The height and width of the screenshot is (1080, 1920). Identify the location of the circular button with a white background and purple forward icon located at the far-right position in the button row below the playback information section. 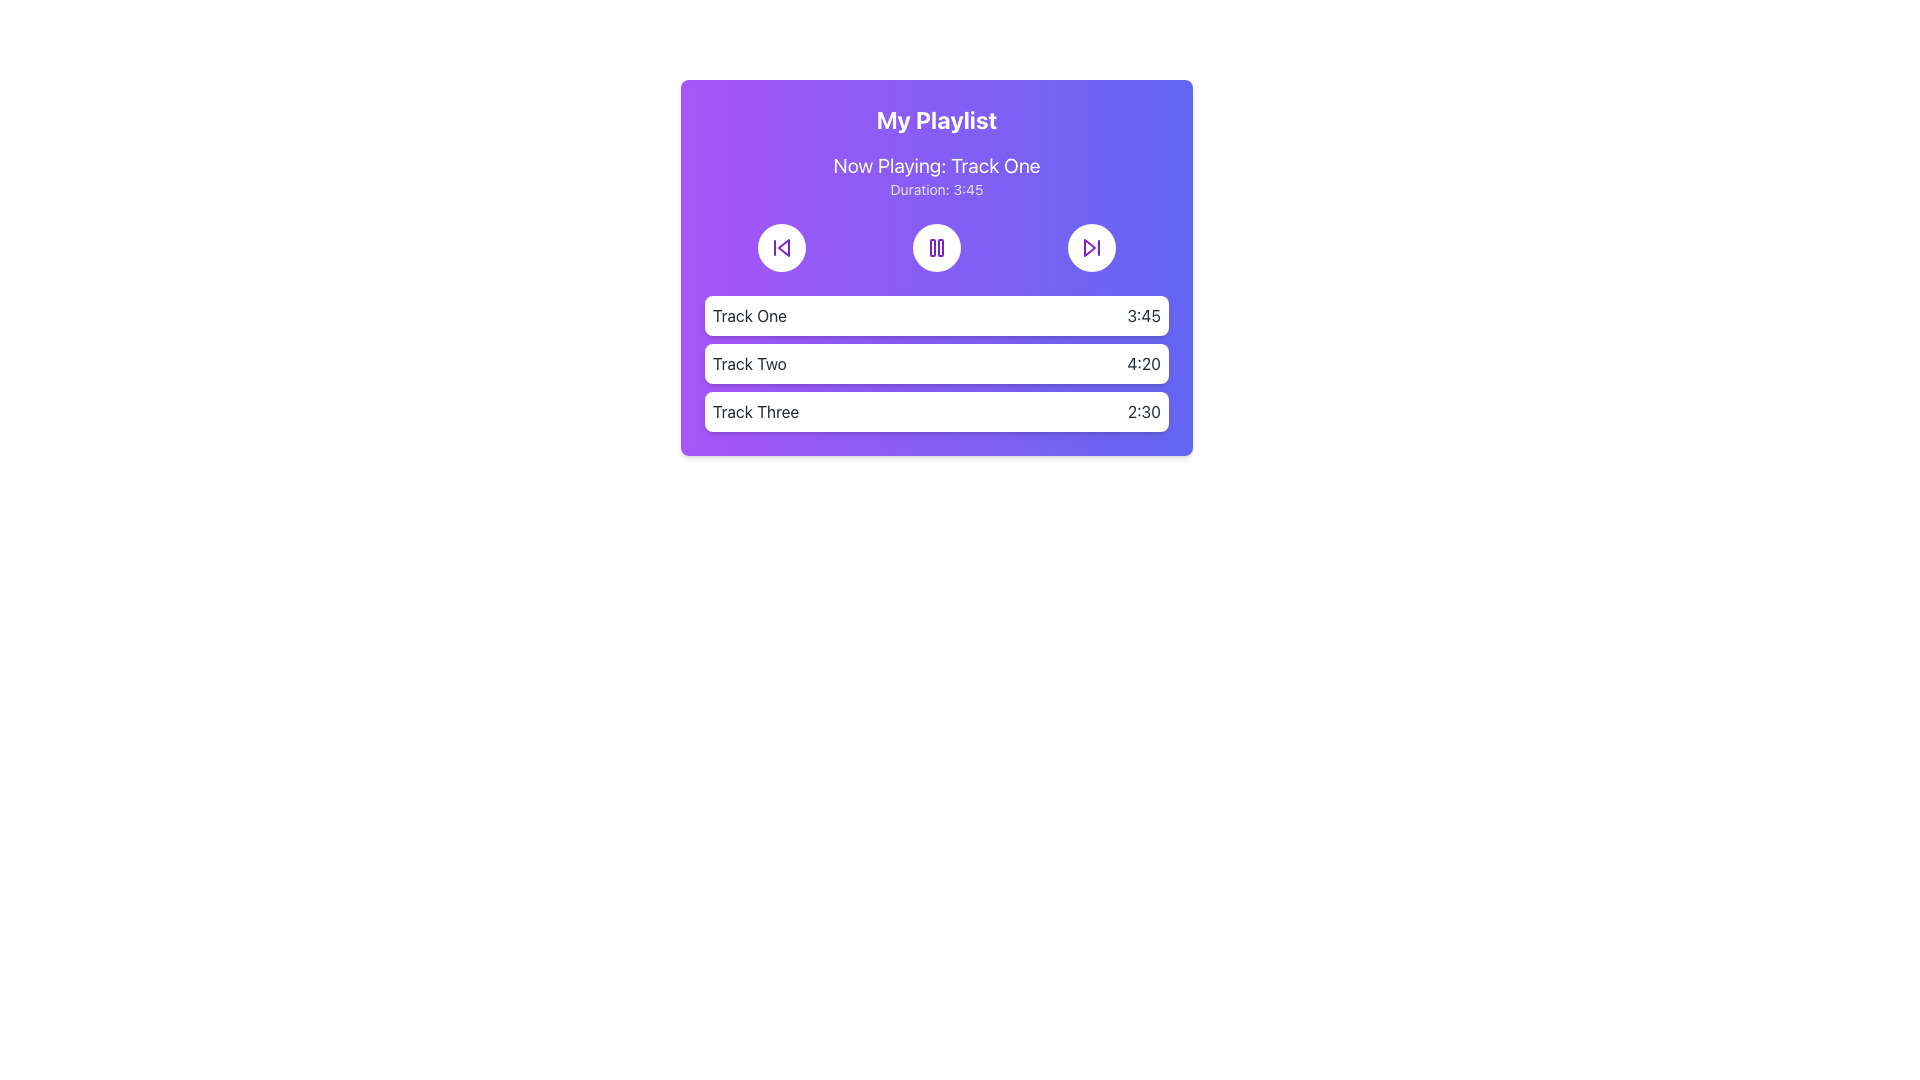
(1090, 246).